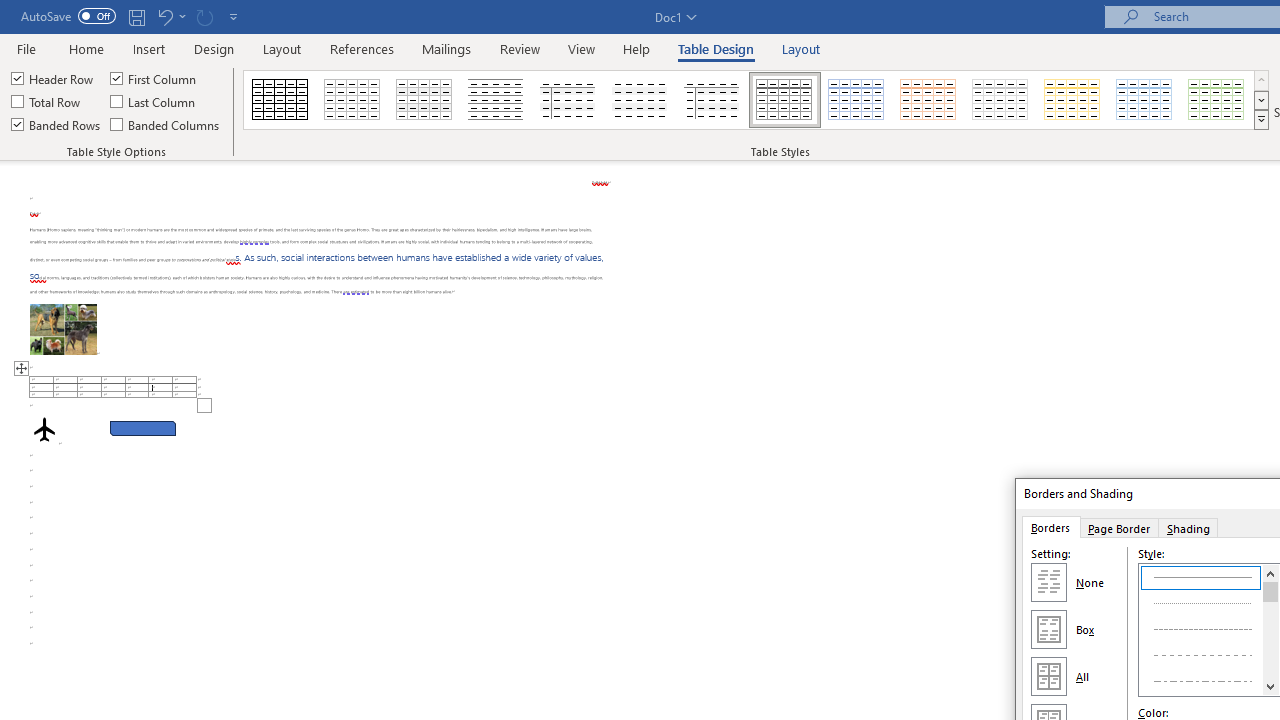  What do you see at coordinates (1269, 573) in the screenshot?
I see `'Line up'` at bounding box center [1269, 573].